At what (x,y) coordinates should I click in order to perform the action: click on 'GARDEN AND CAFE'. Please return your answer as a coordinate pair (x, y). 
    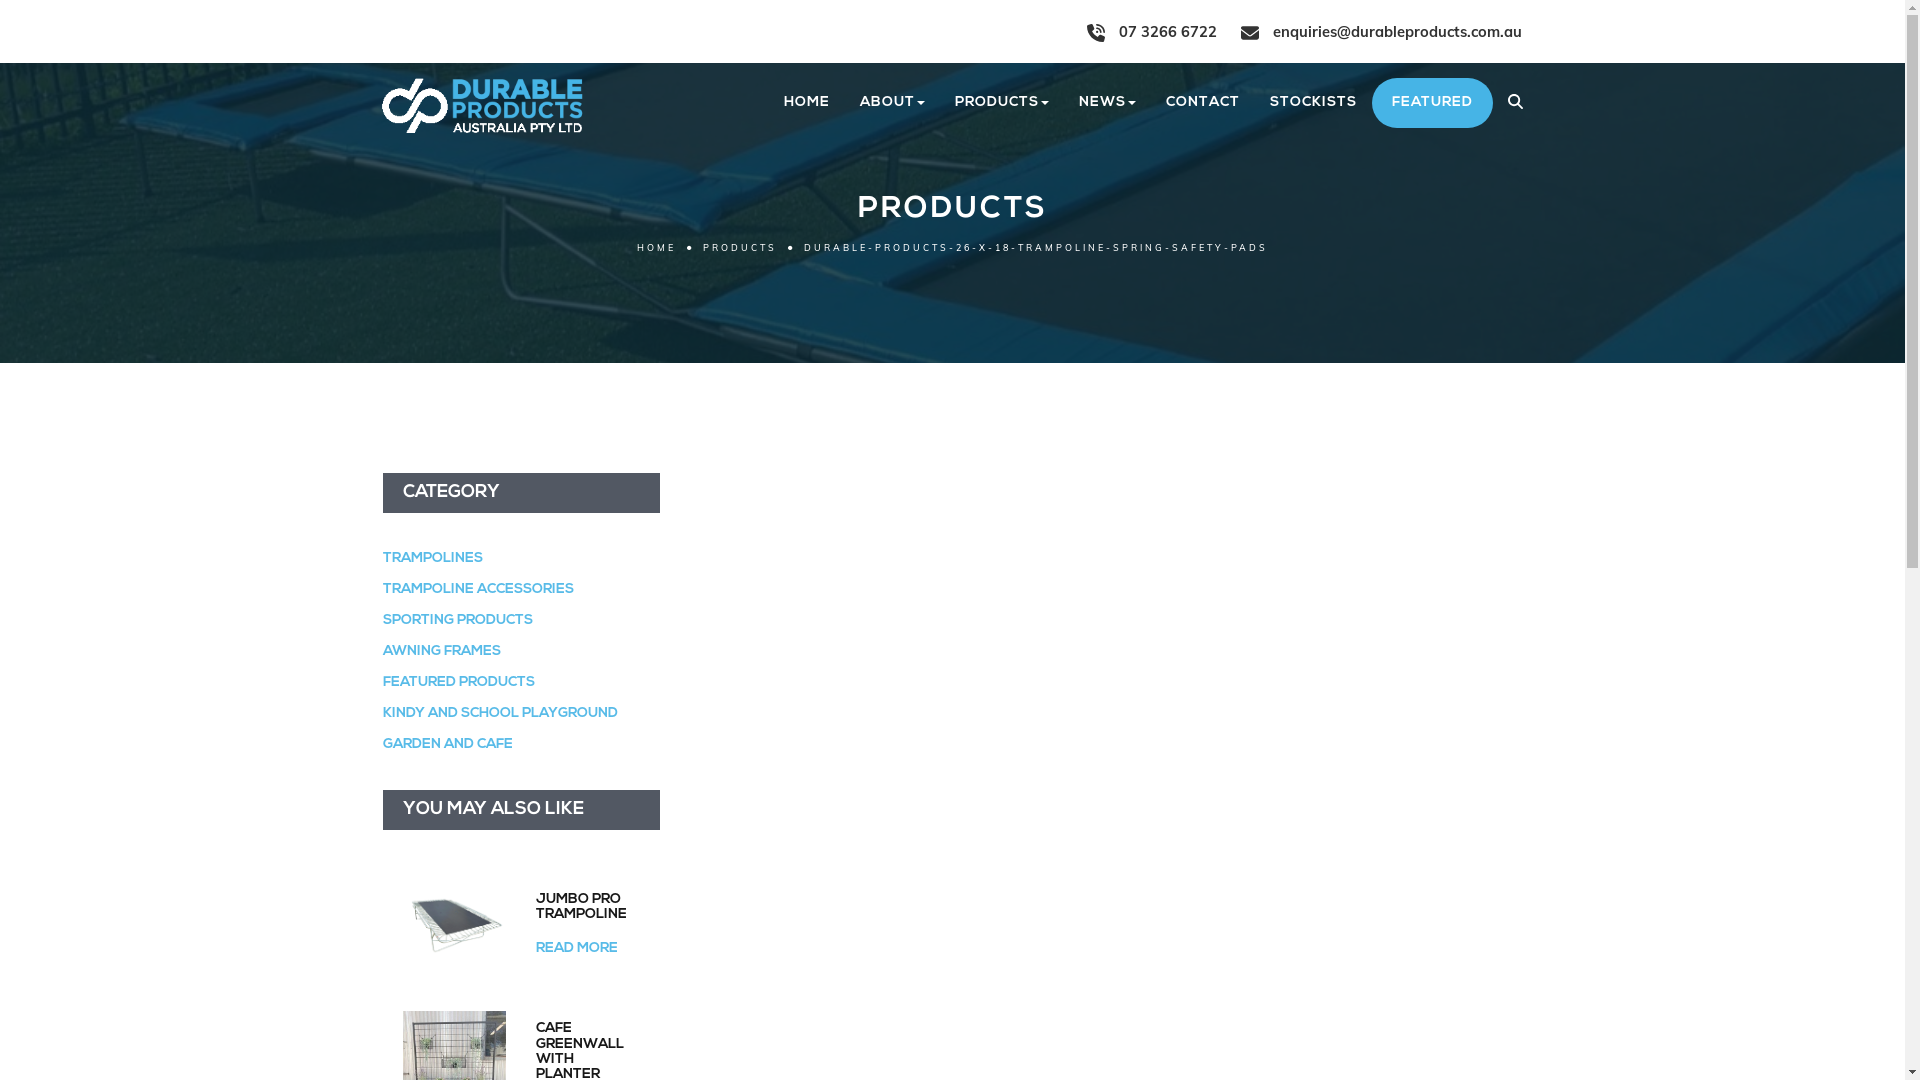
    Looking at the image, I should click on (382, 744).